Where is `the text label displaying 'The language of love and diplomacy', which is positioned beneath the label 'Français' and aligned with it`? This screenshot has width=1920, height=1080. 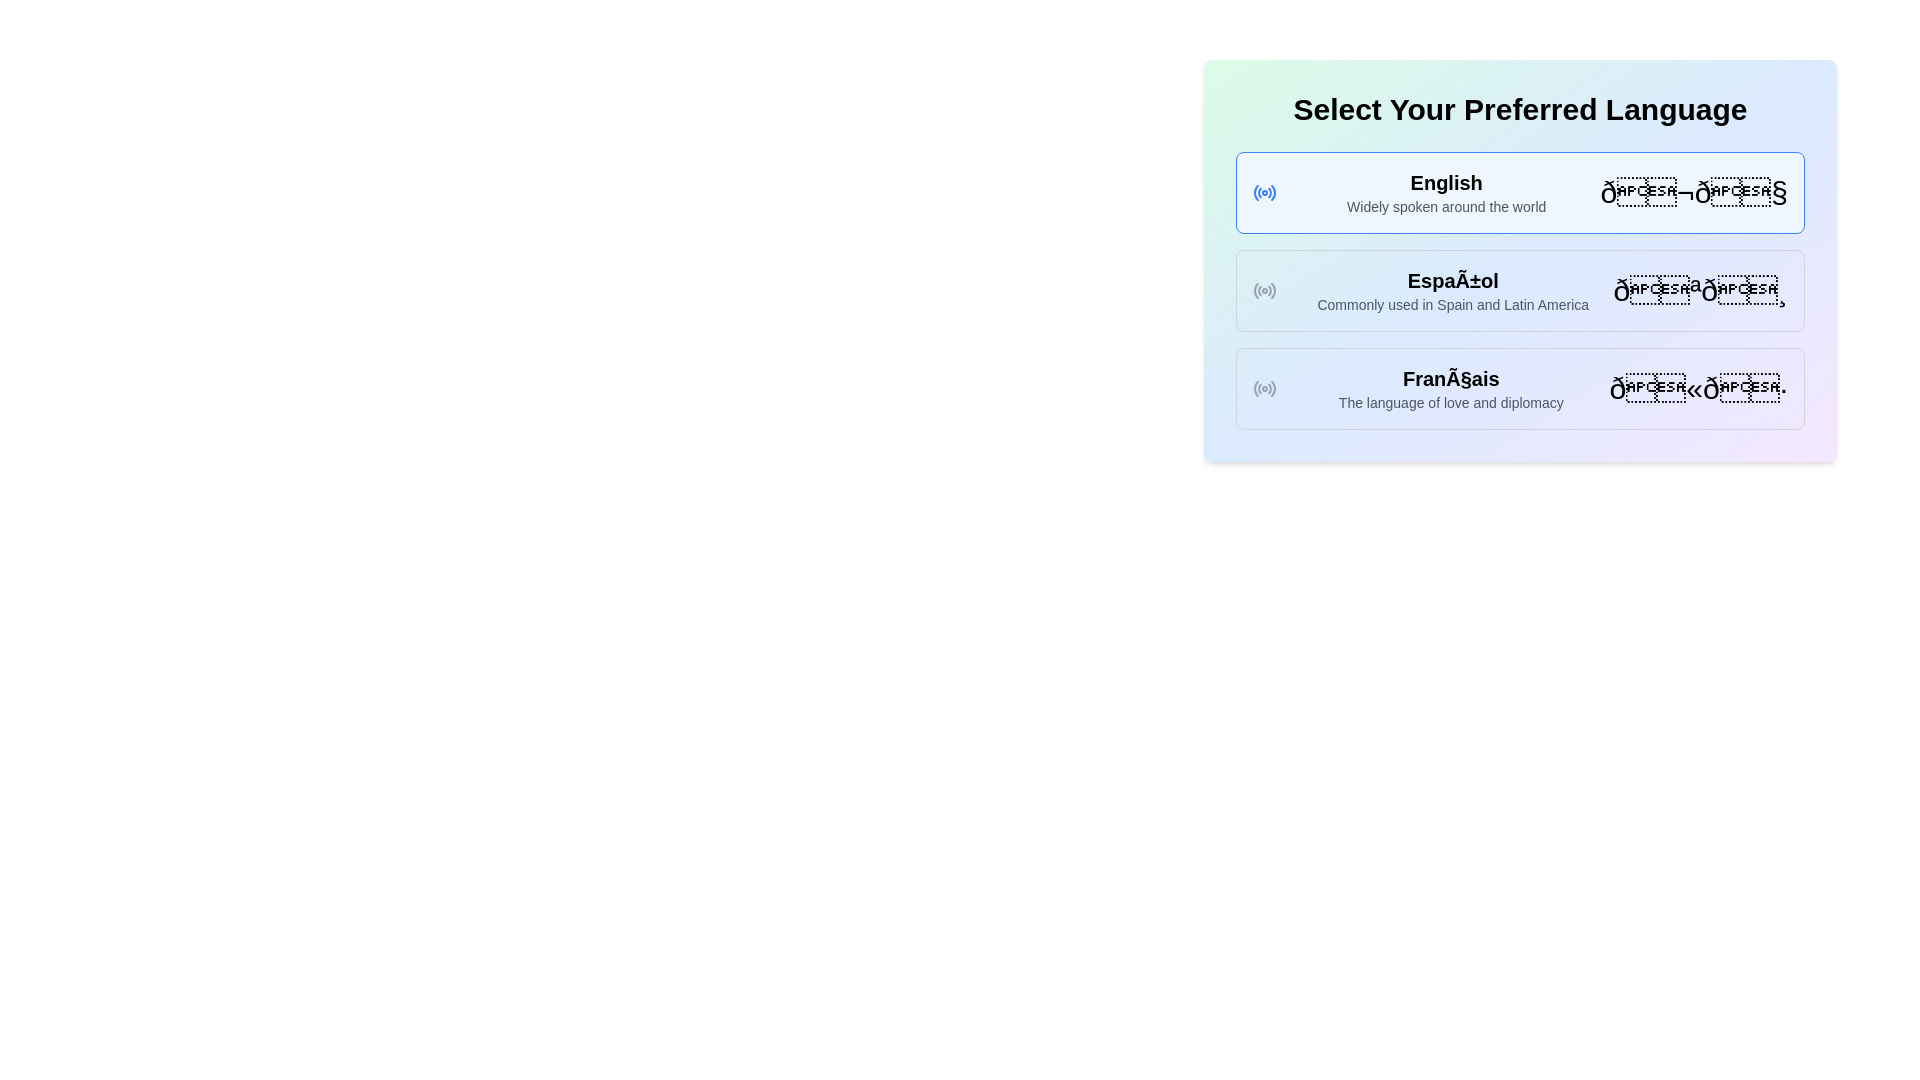
the text label displaying 'The language of love and diplomacy', which is positioned beneath the label 'Français' and aligned with it is located at coordinates (1451, 402).